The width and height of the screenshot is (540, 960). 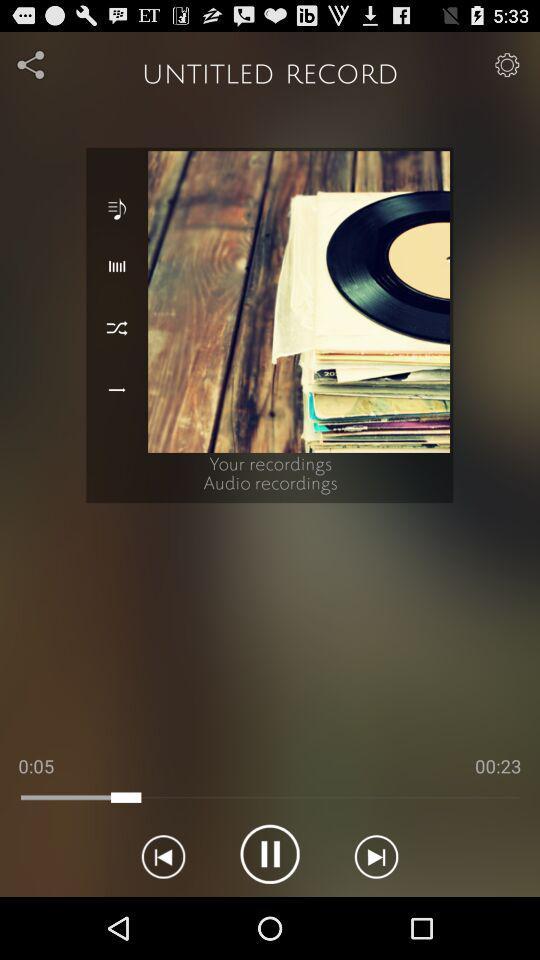 I want to click on the skip_previous icon, so click(x=162, y=914).